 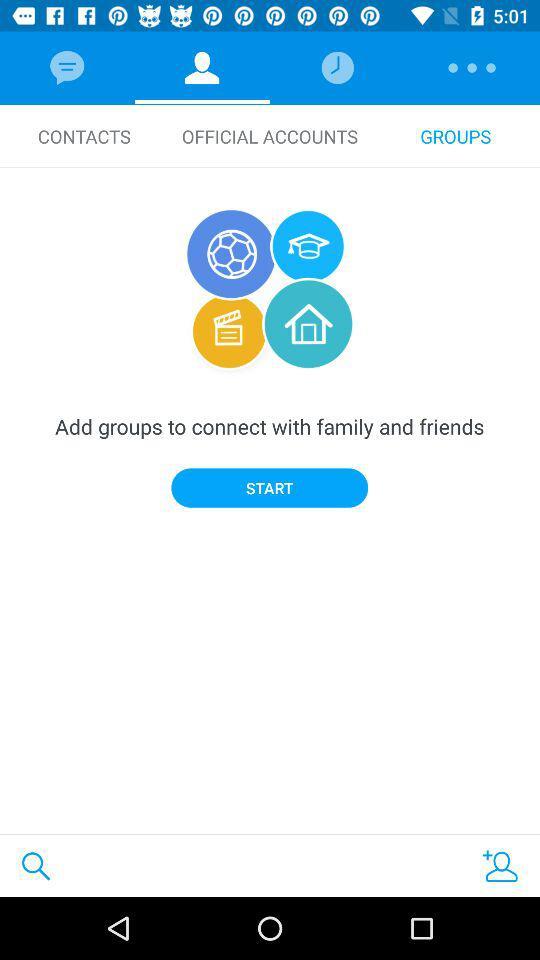 I want to click on the start item, so click(x=269, y=487).